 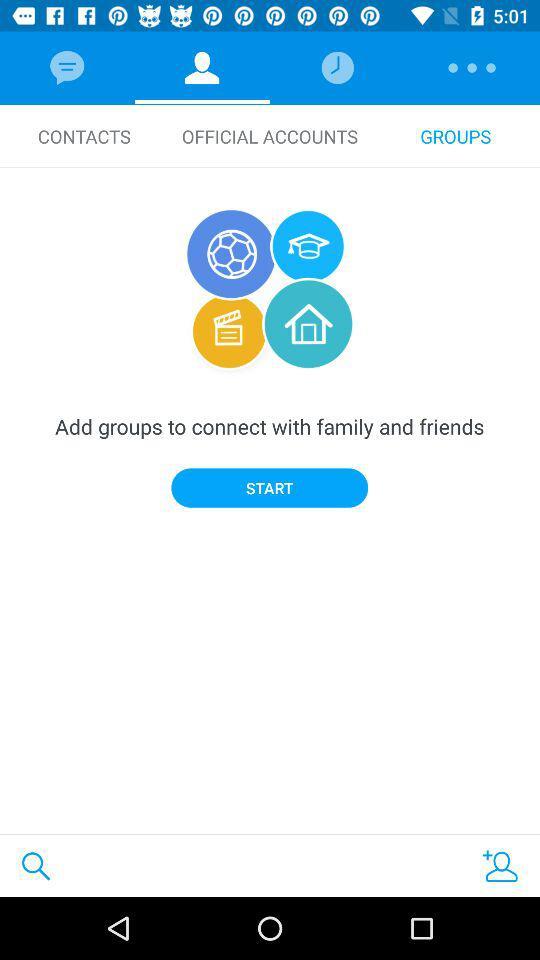 I want to click on the start item, so click(x=269, y=487).